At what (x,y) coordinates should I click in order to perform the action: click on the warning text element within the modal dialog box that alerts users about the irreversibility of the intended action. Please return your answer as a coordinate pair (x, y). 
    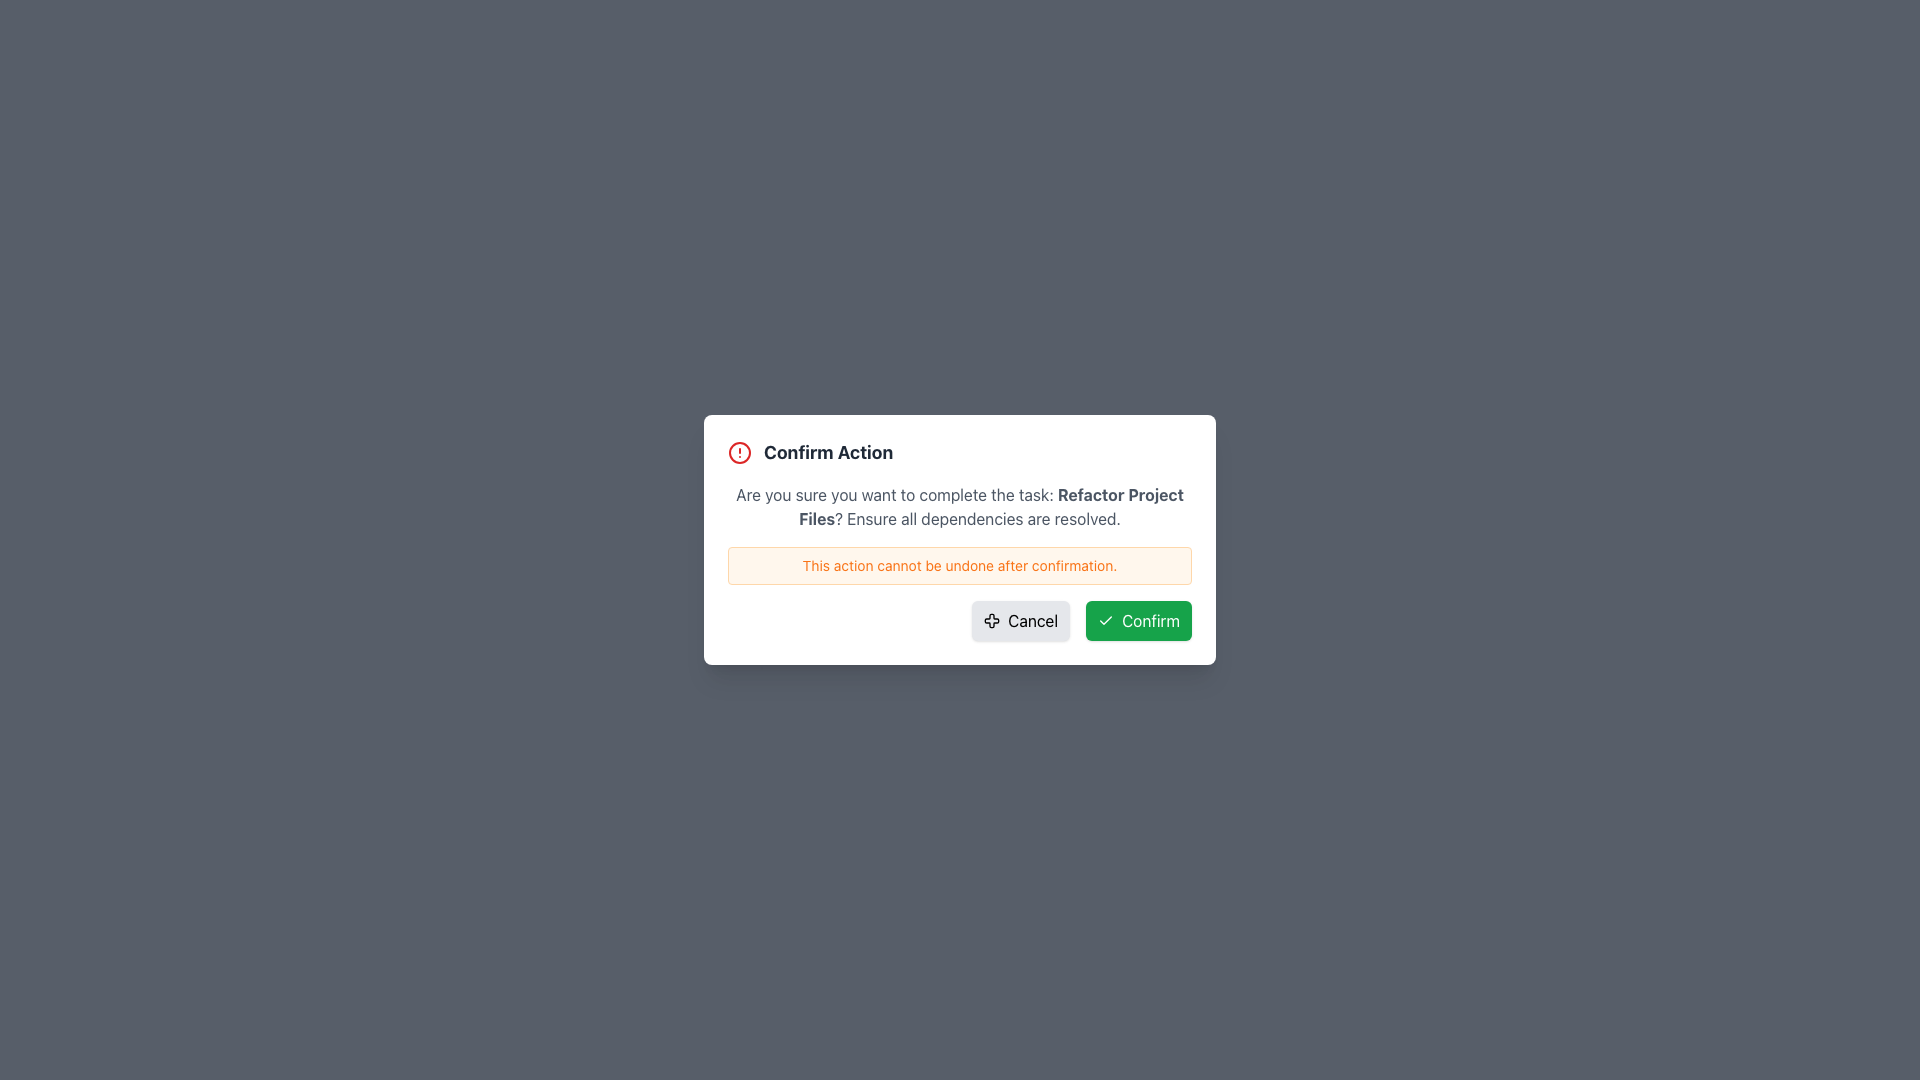
    Looking at the image, I should click on (960, 566).